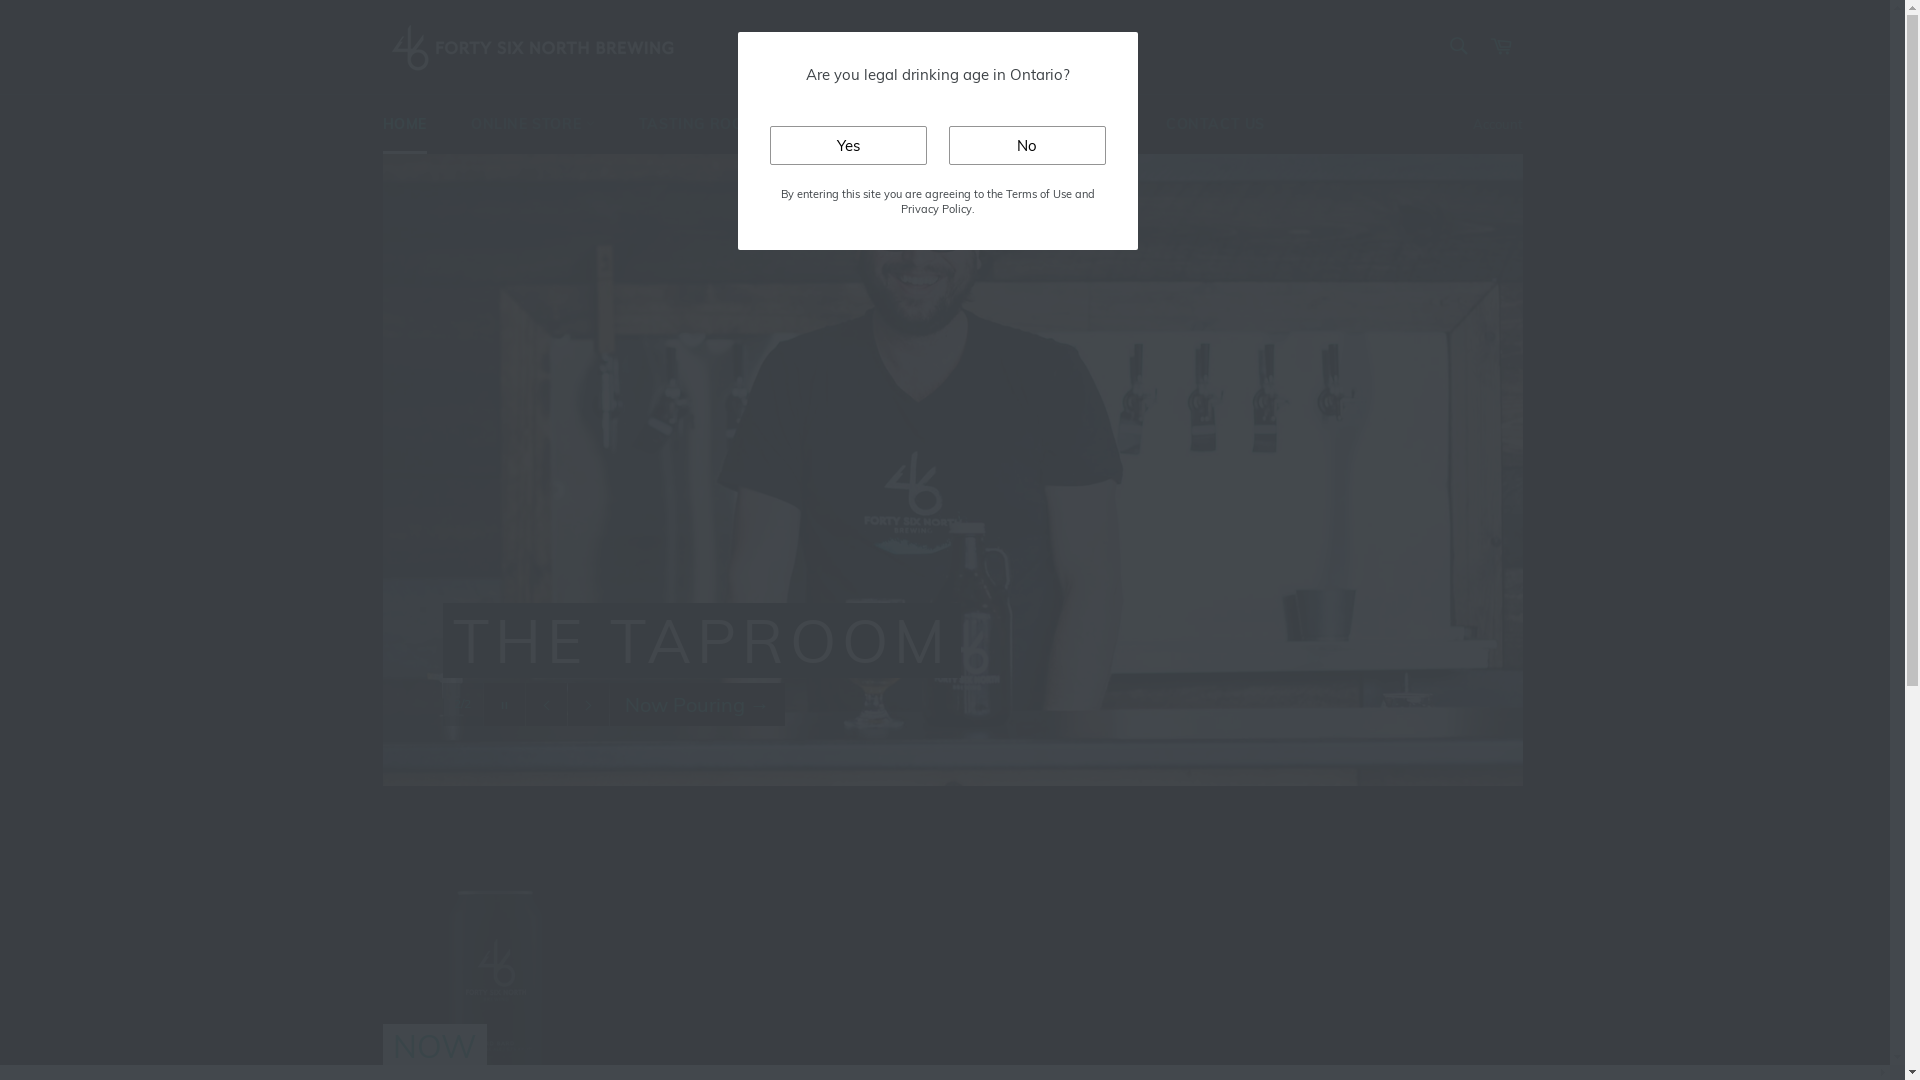 The image size is (1920, 1080). Describe the element at coordinates (1501, 45) in the screenshot. I see `'Cart'` at that location.